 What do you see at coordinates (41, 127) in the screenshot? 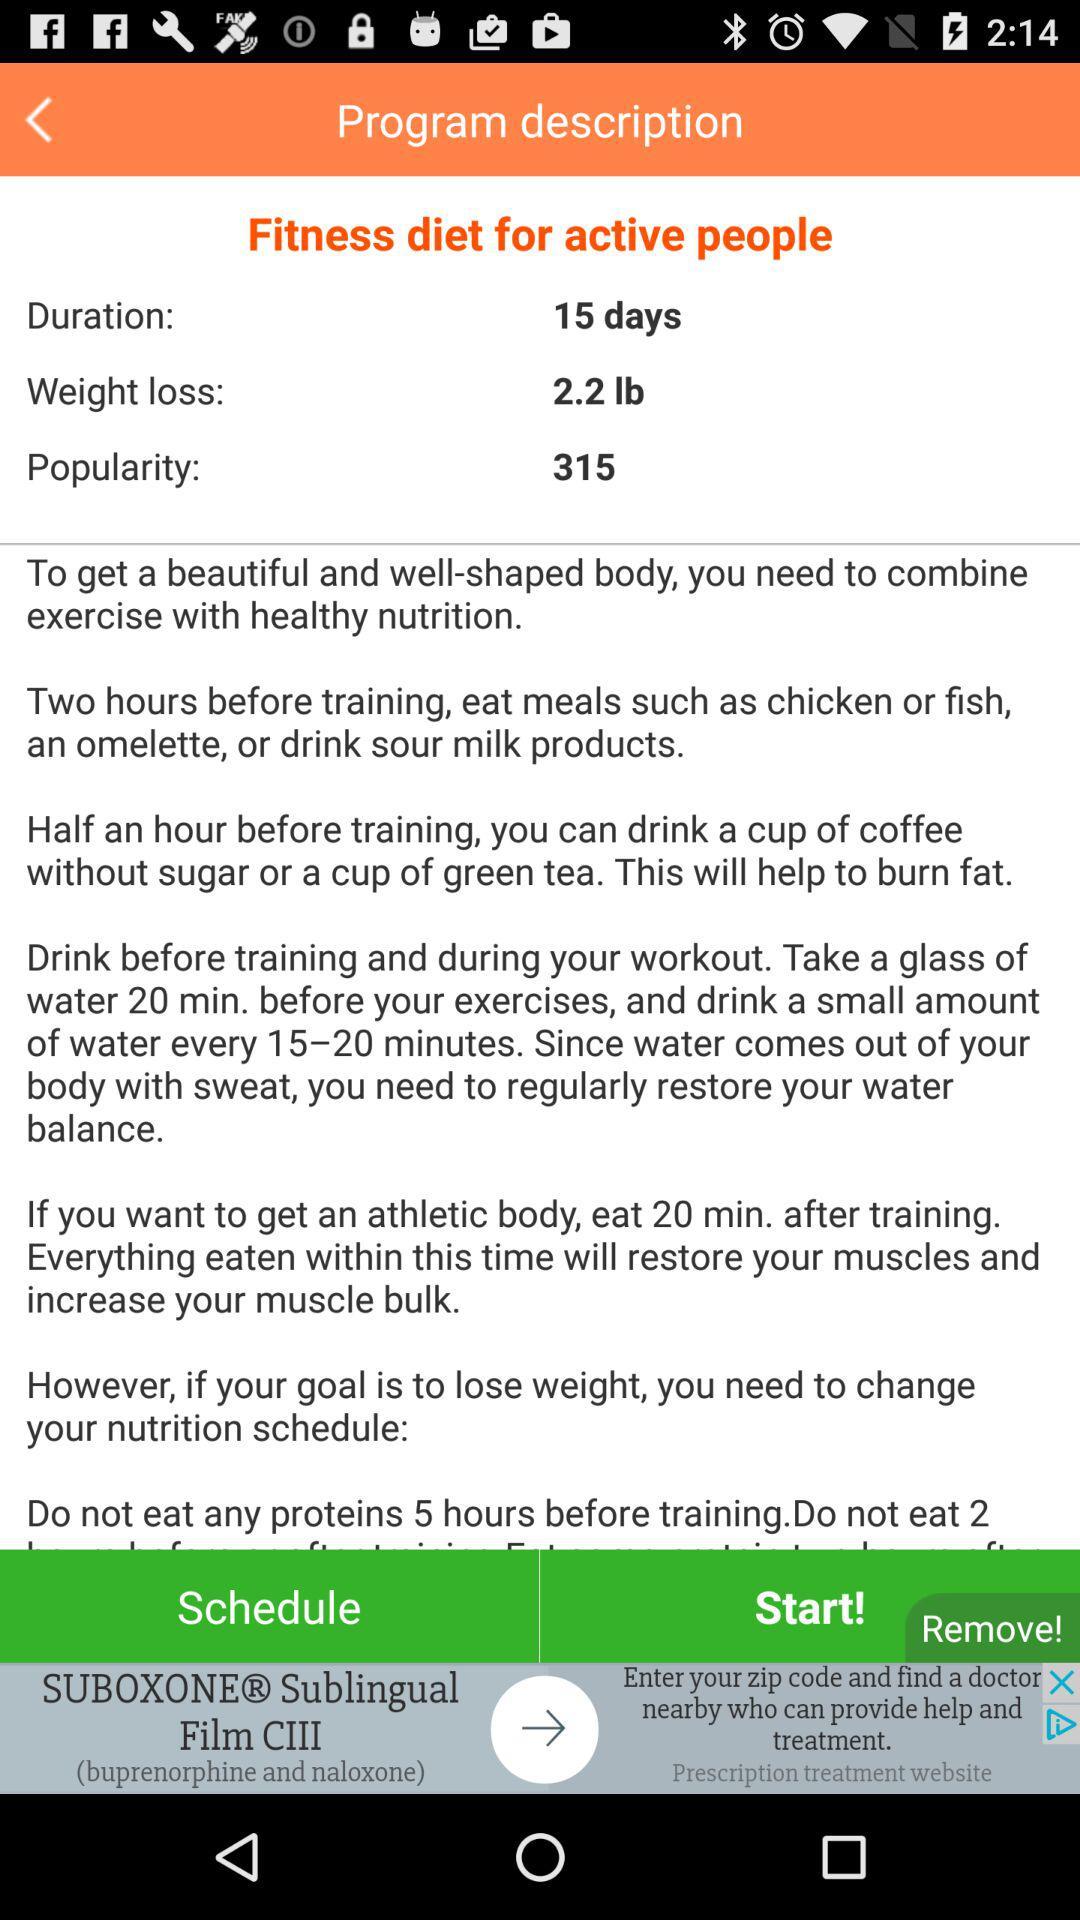
I see `the arrow_backward icon` at bounding box center [41, 127].